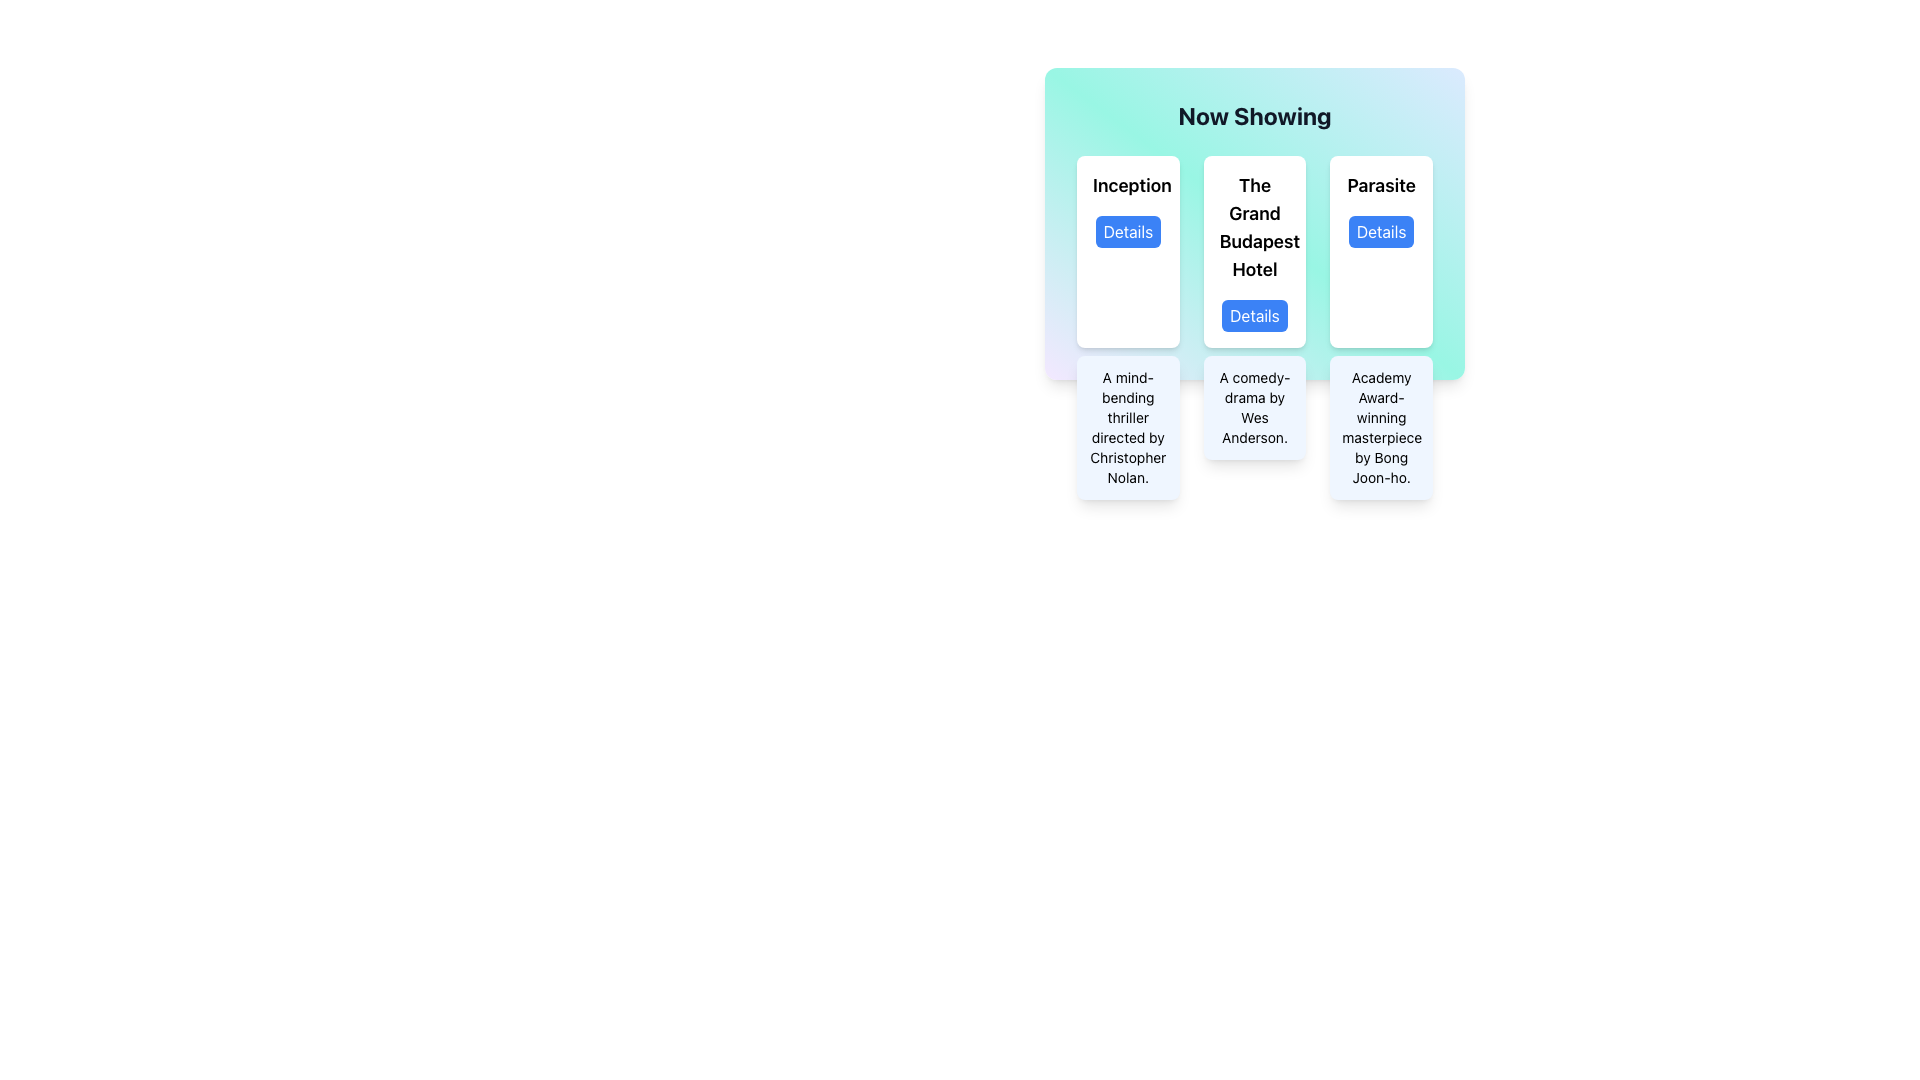 The width and height of the screenshot is (1920, 1080). I want to click on the 'Details' button with a blue background and white text located at the bottom of the card titled 'The Grand Budapest Hotel', so click(1253, 315).